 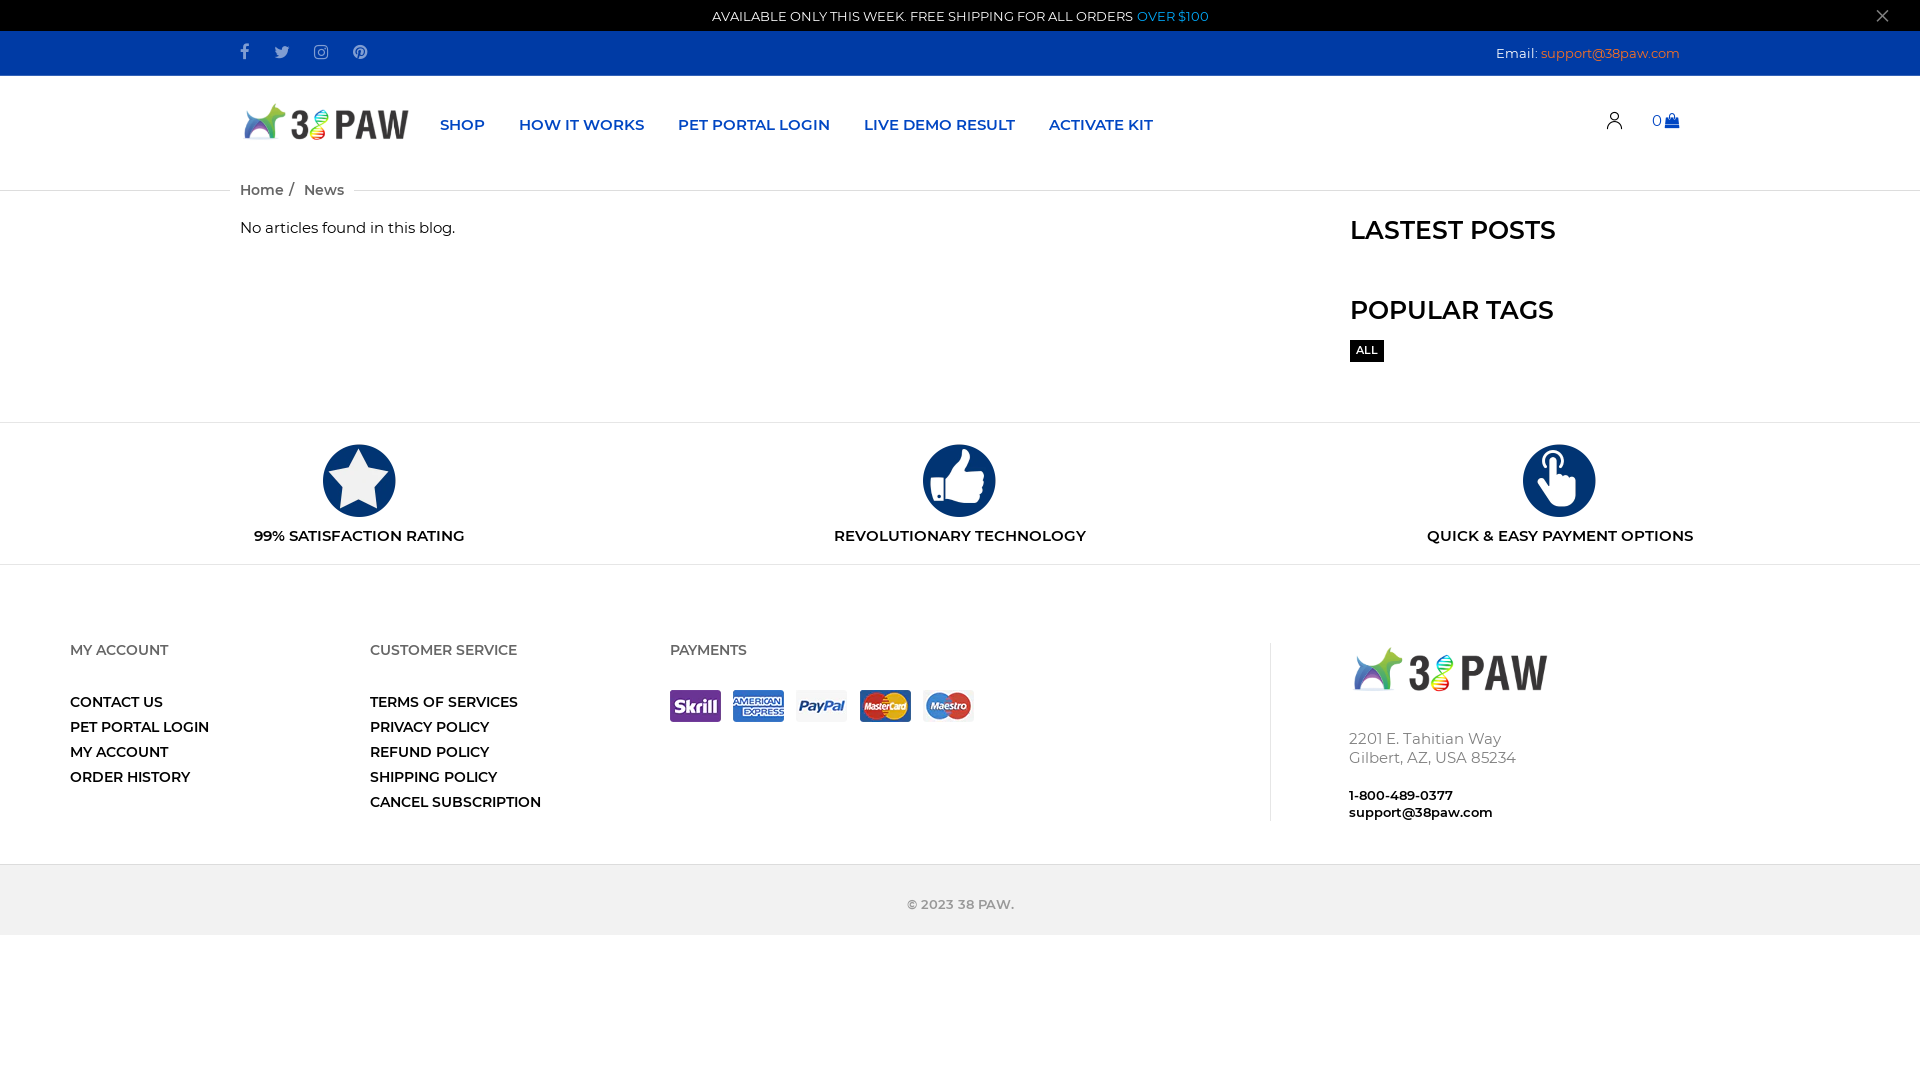 What do you see at coordinates (1449, 667) in the screenshot?
I see `'38 Paw'` at bounding box center [1449, 667].